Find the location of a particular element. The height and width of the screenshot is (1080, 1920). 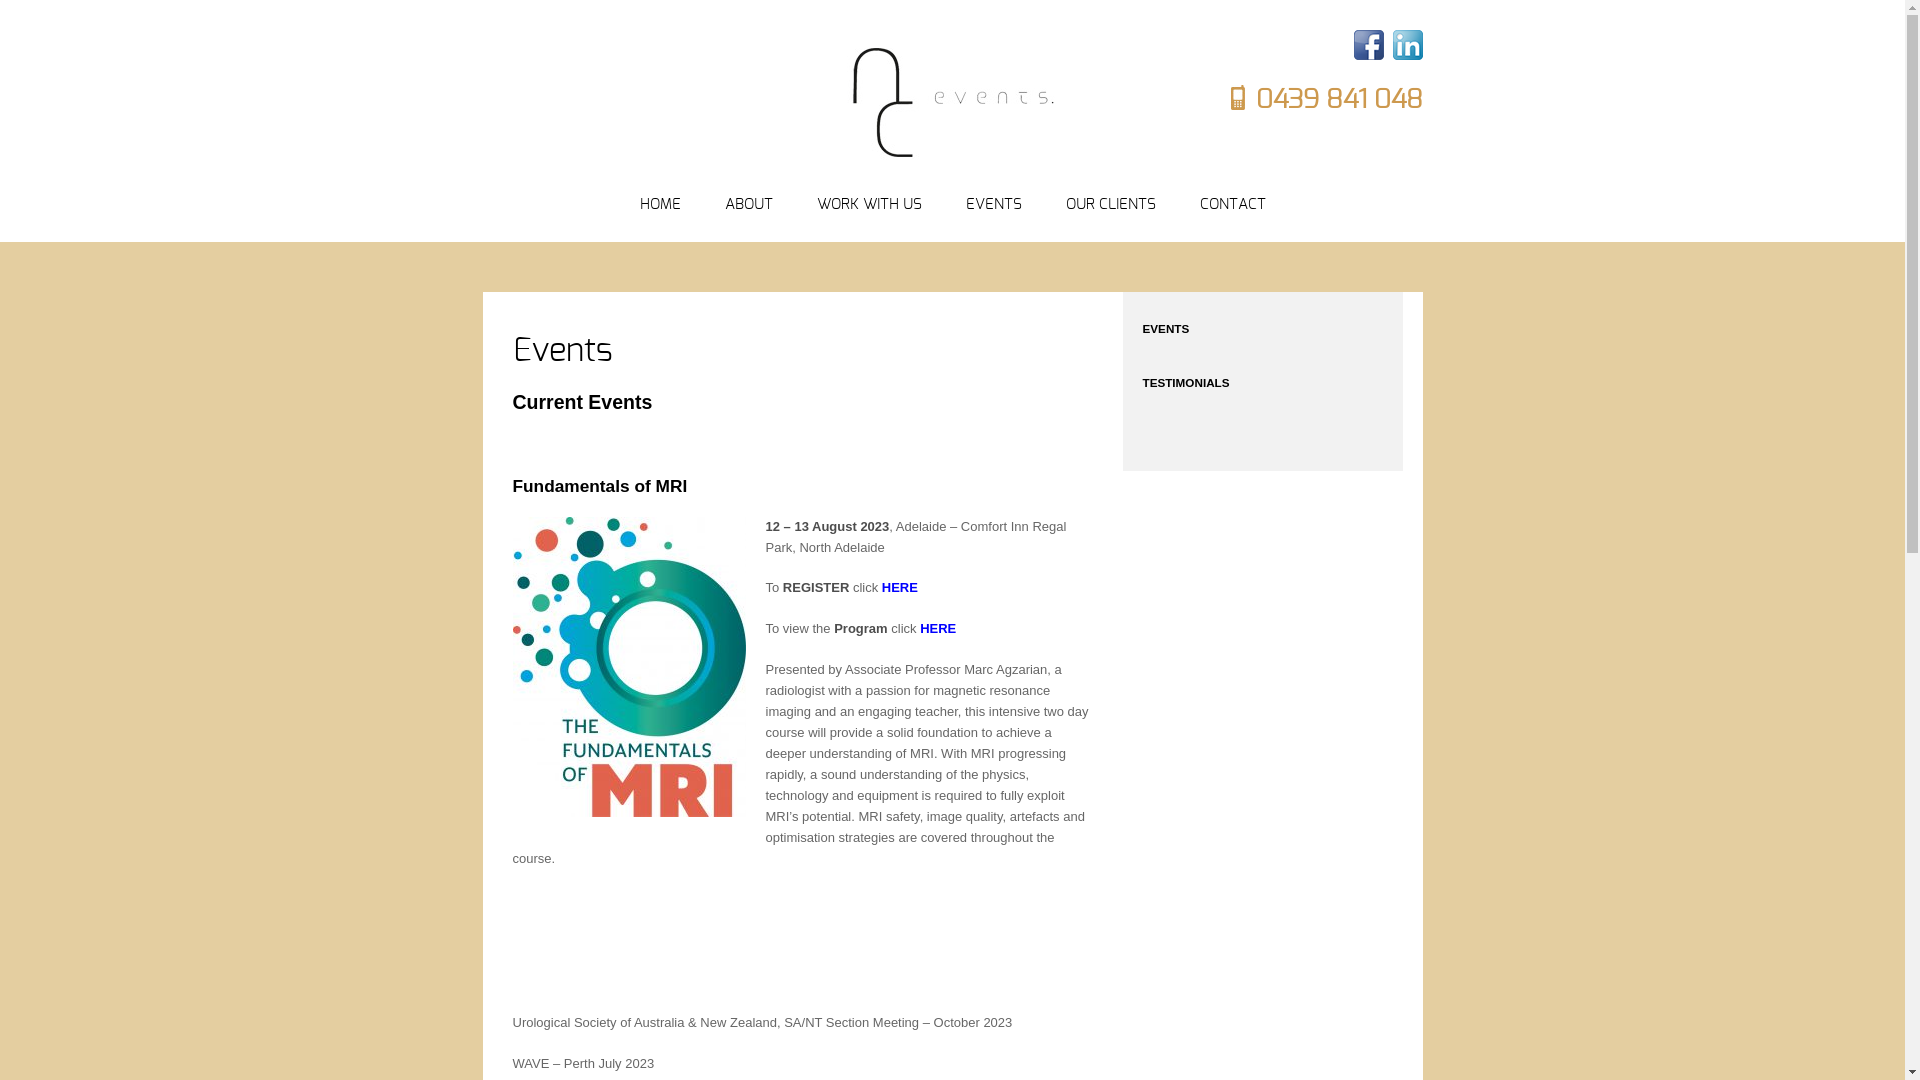

'EVENTS' is located at coordinates (993, 205).